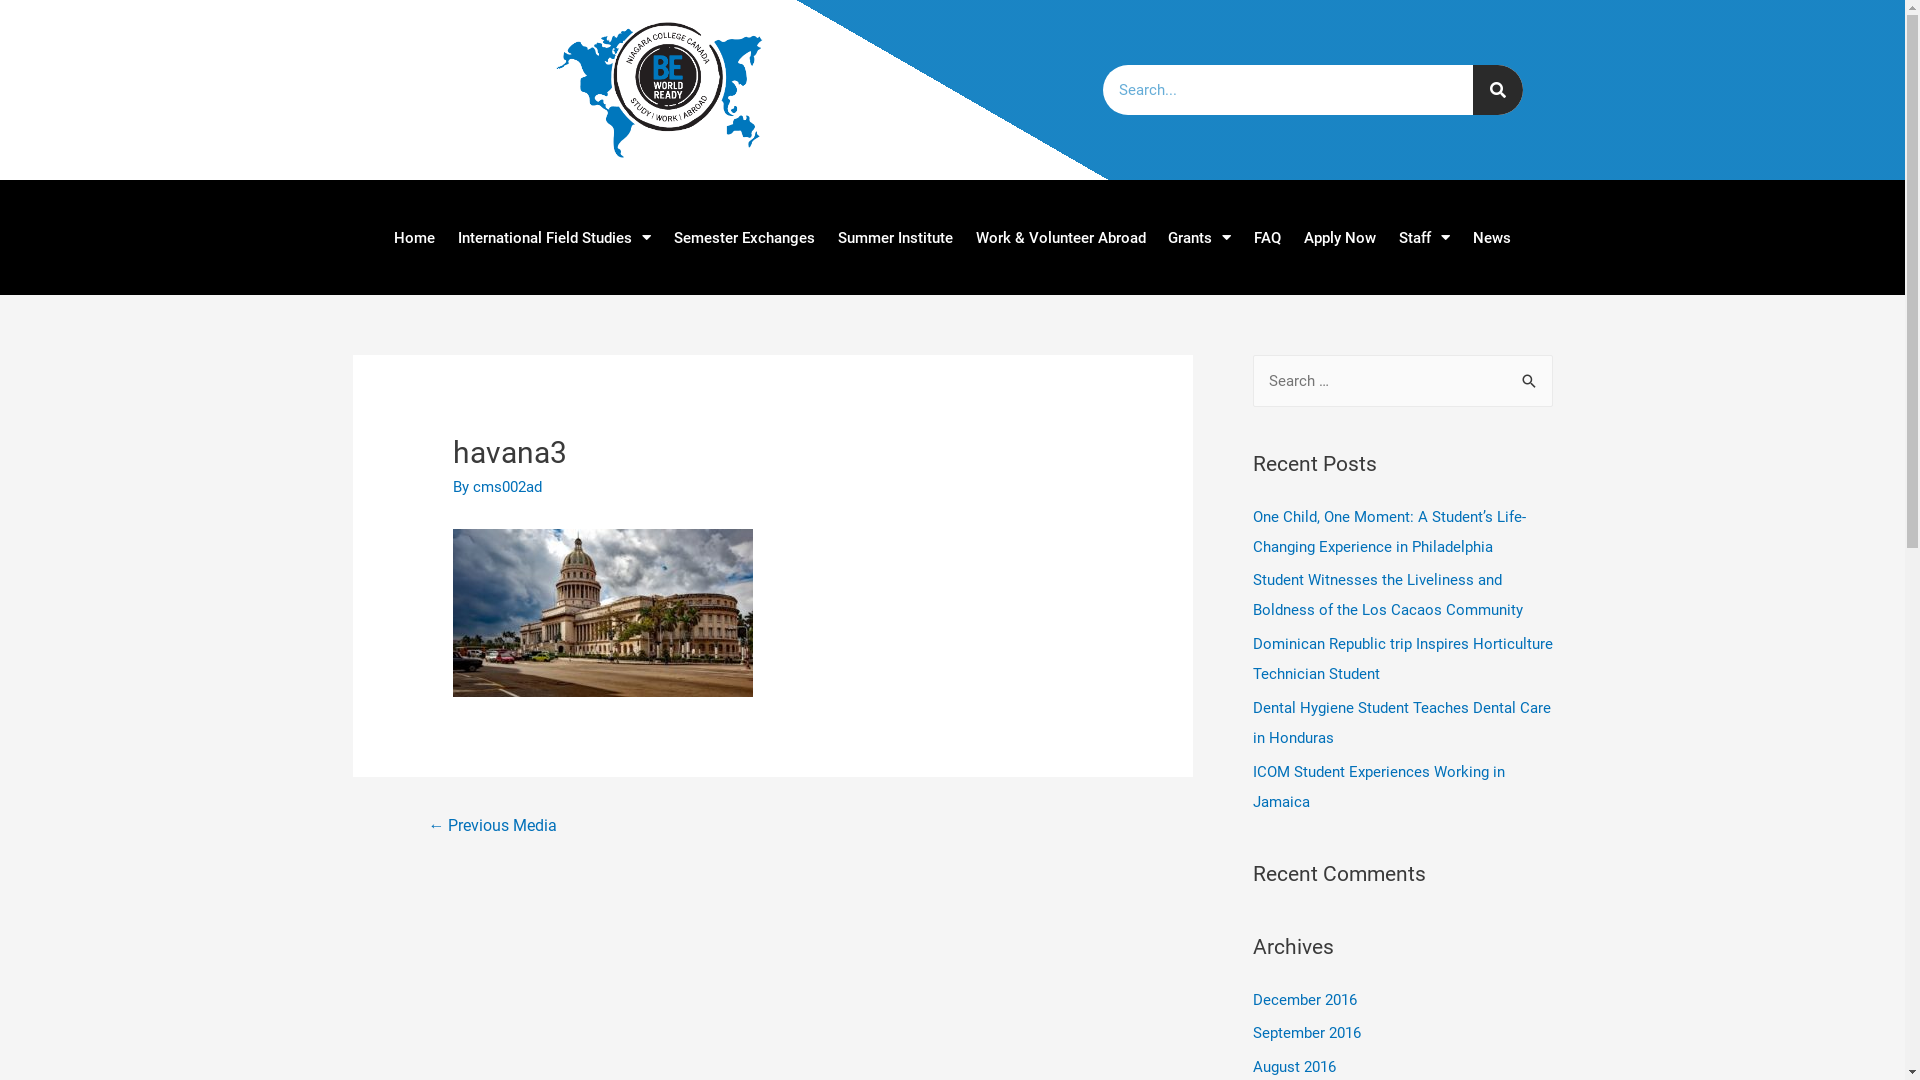 Image resolution: width=1920 pixels, height=1080 pixels. What do you see at coordinates (1266, 235) in the screenshot?
I see `'FAQ'` at bounding box center [1266, 235].